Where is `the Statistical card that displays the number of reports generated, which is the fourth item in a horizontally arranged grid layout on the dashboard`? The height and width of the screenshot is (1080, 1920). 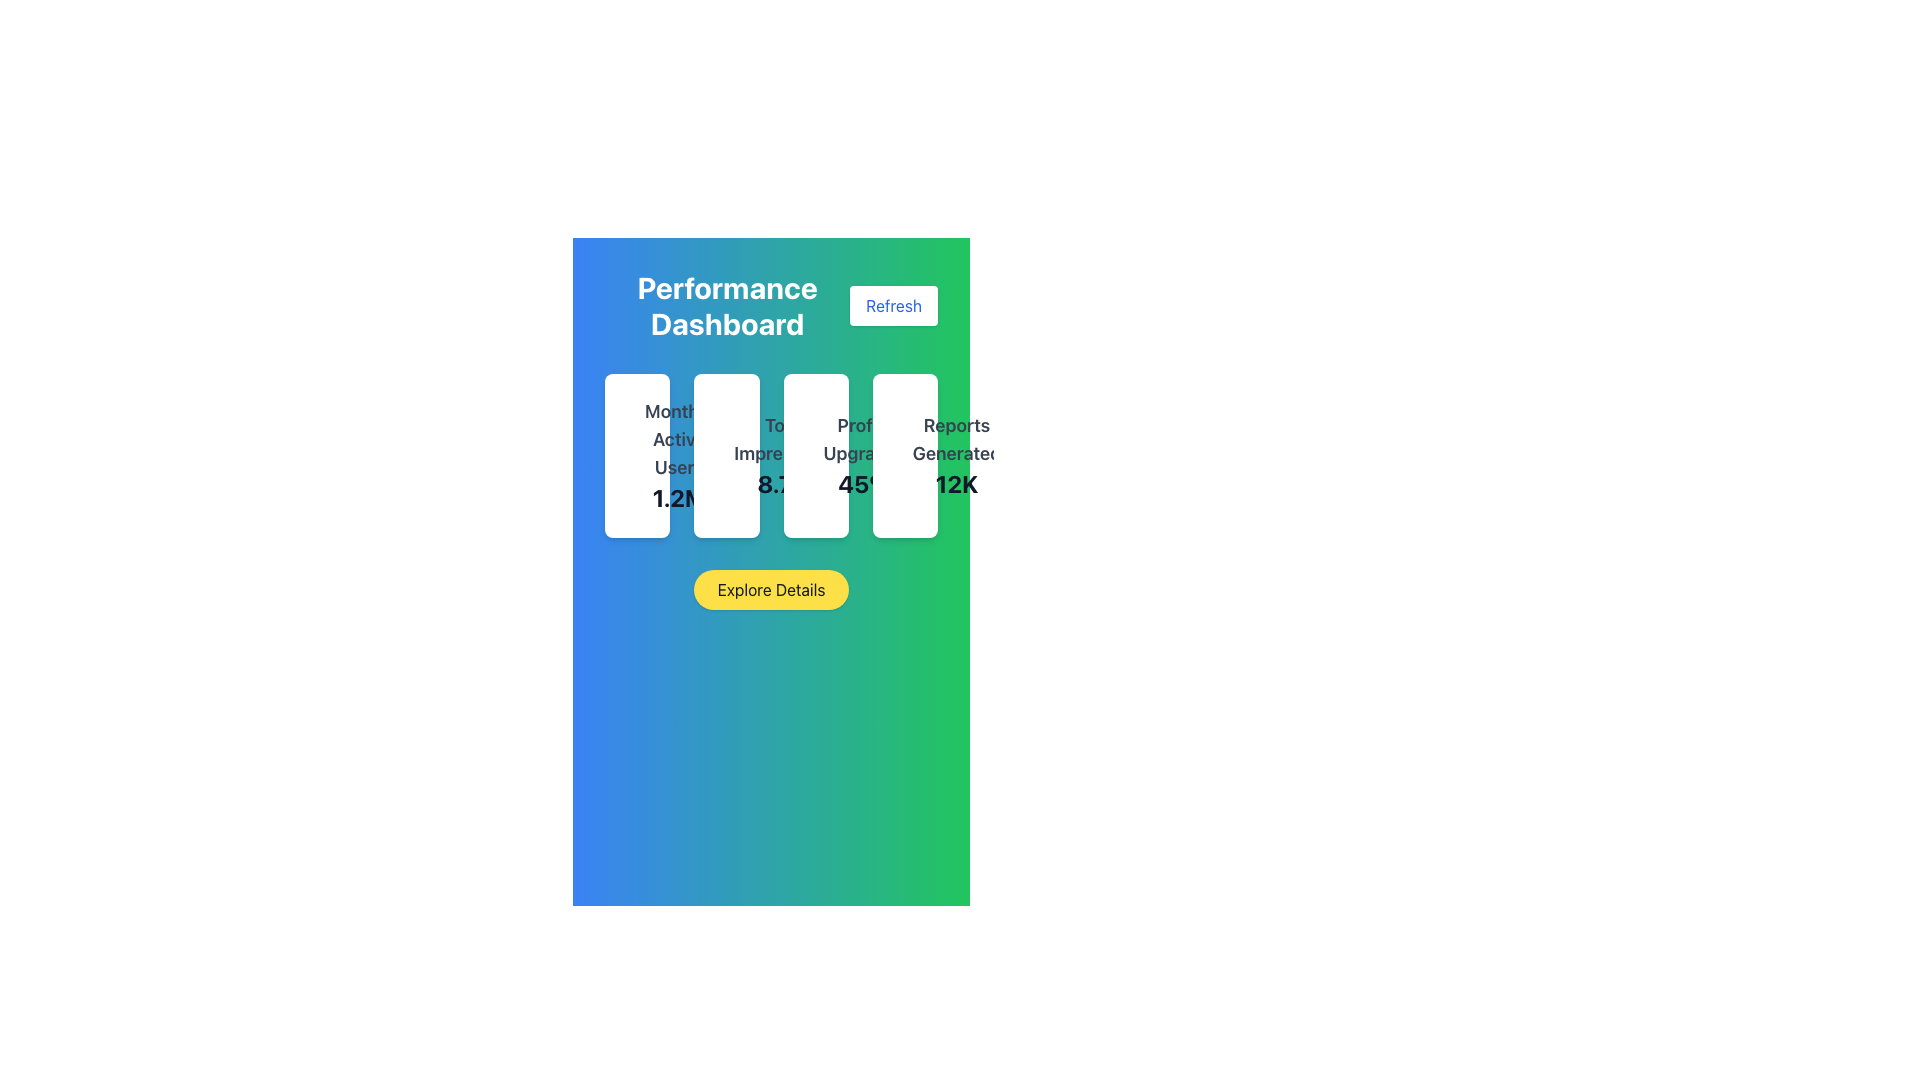 the Statistical card that displays the number of reports generated, which is the fourth item in a horizontally arranged grid layout on the dashboard is located at coordinates (904, 455).